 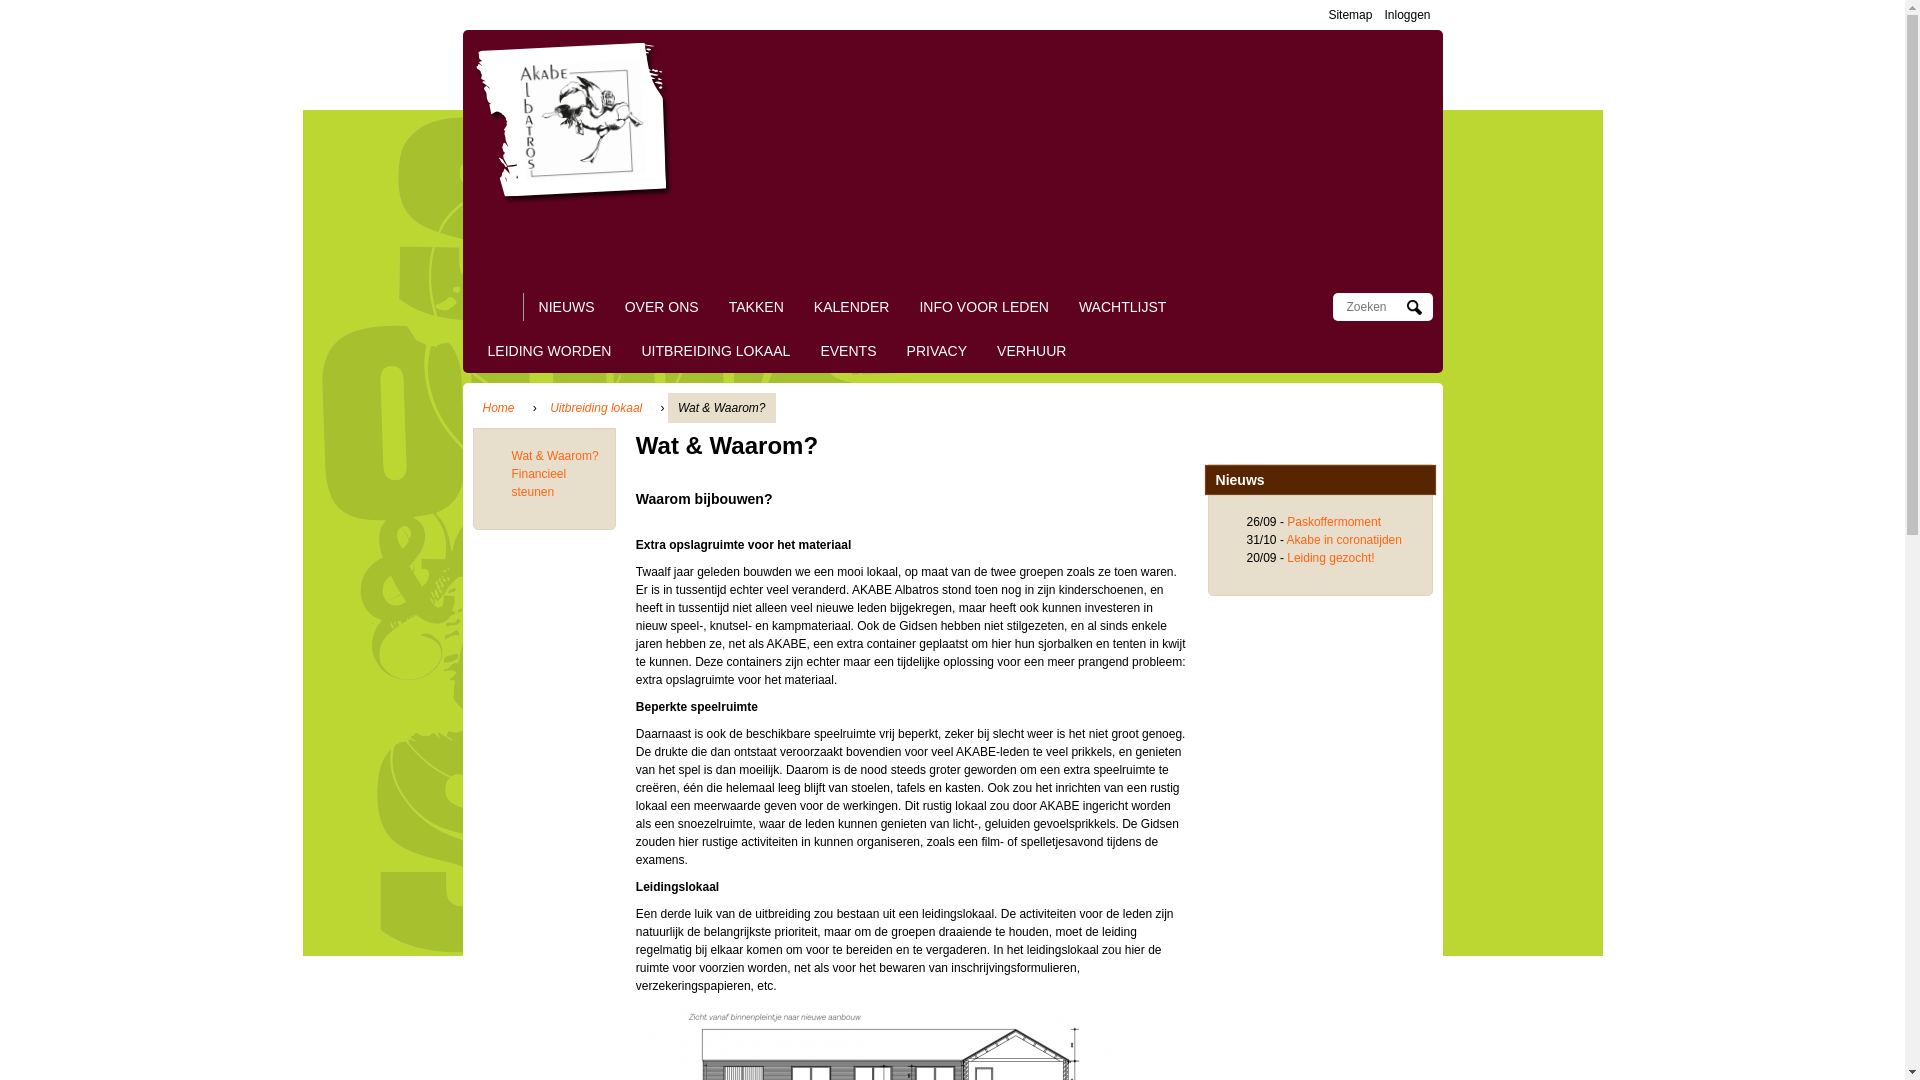 What do you see at coordinates (641, 350) in the screenshot?
I see `'UITBREIDING LOKAAL'` at bounding box center [641, 350].